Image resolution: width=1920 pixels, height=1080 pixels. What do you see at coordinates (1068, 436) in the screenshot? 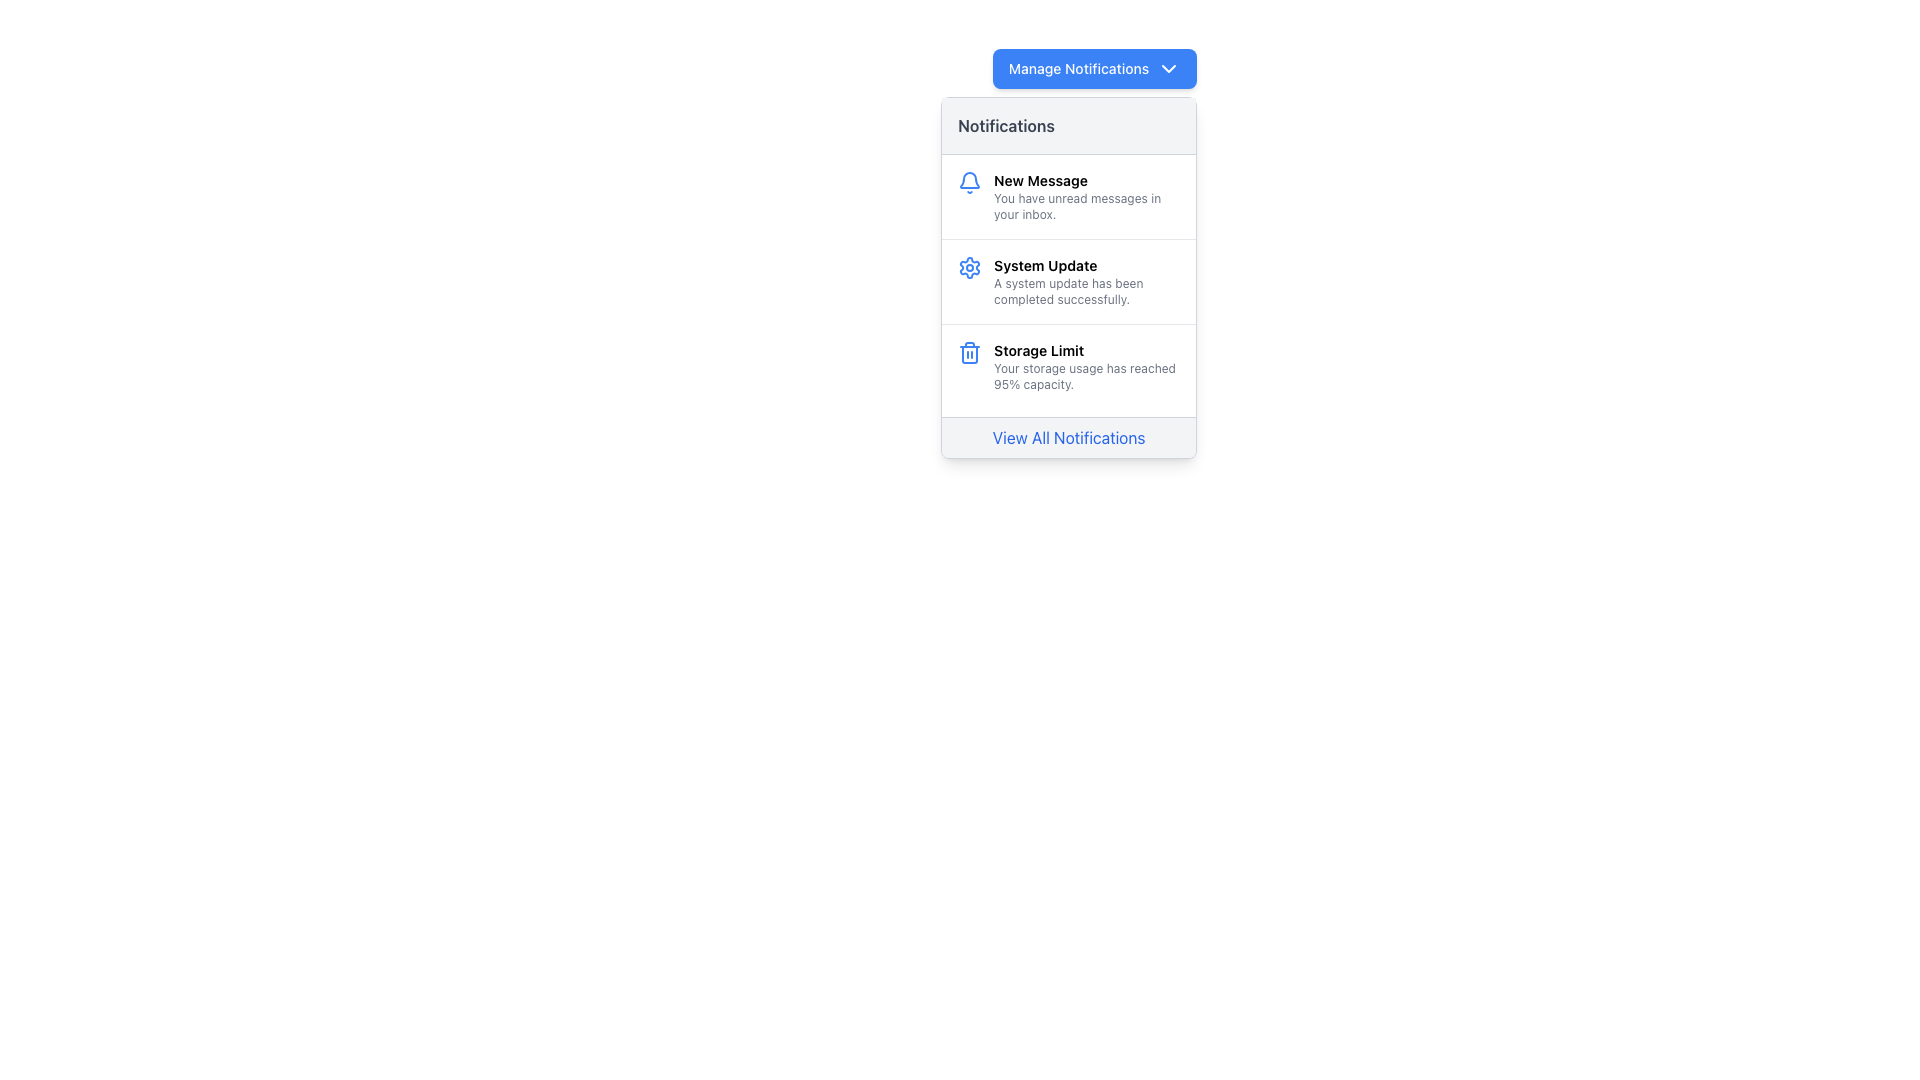
I see `the button at the bottom of the notification panel` at bounding box center [1068, 436].